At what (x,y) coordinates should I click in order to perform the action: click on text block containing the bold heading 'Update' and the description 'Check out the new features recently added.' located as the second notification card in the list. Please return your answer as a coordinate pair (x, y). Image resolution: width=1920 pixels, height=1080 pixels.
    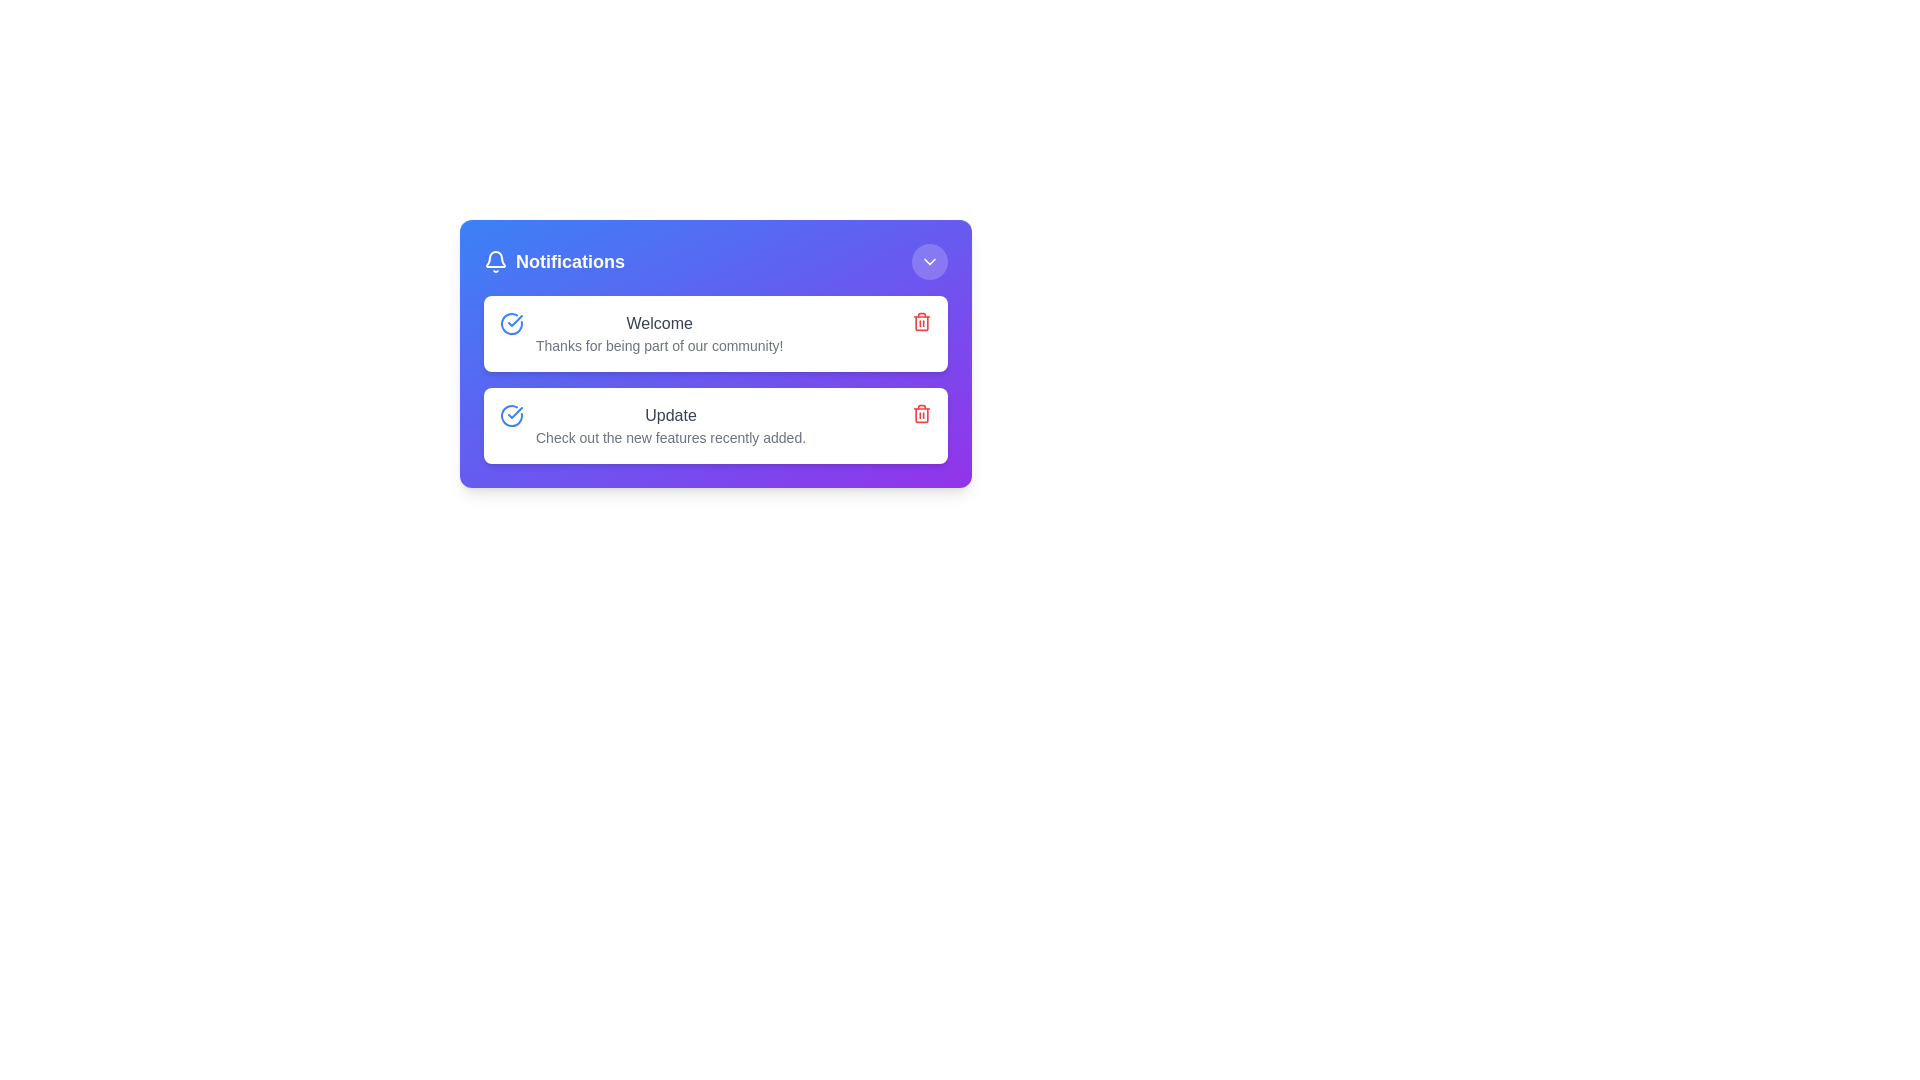
    Looking at the image, I should click on (671, 424).